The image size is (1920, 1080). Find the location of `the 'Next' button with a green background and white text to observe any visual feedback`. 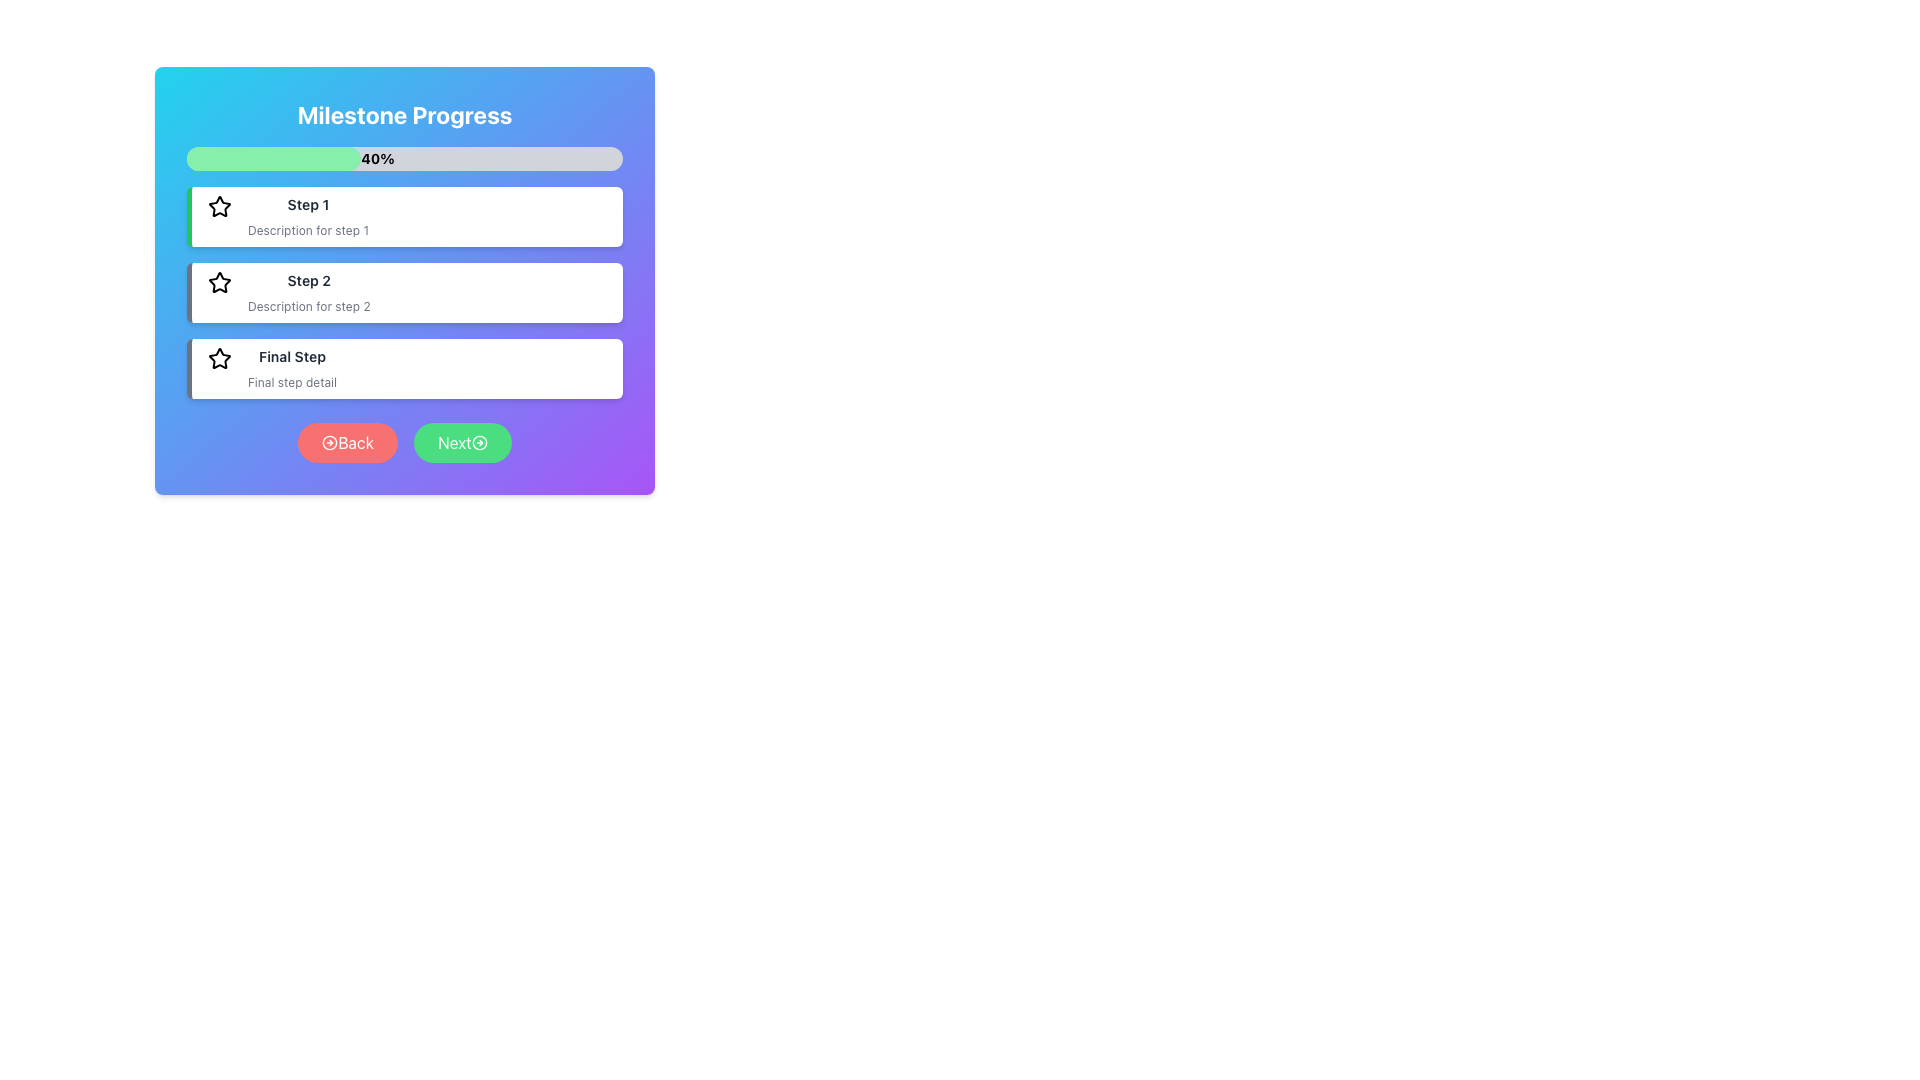

the 'Next' button with a green background and white text to observe any visual feedback is located at coordinates (461, 442).